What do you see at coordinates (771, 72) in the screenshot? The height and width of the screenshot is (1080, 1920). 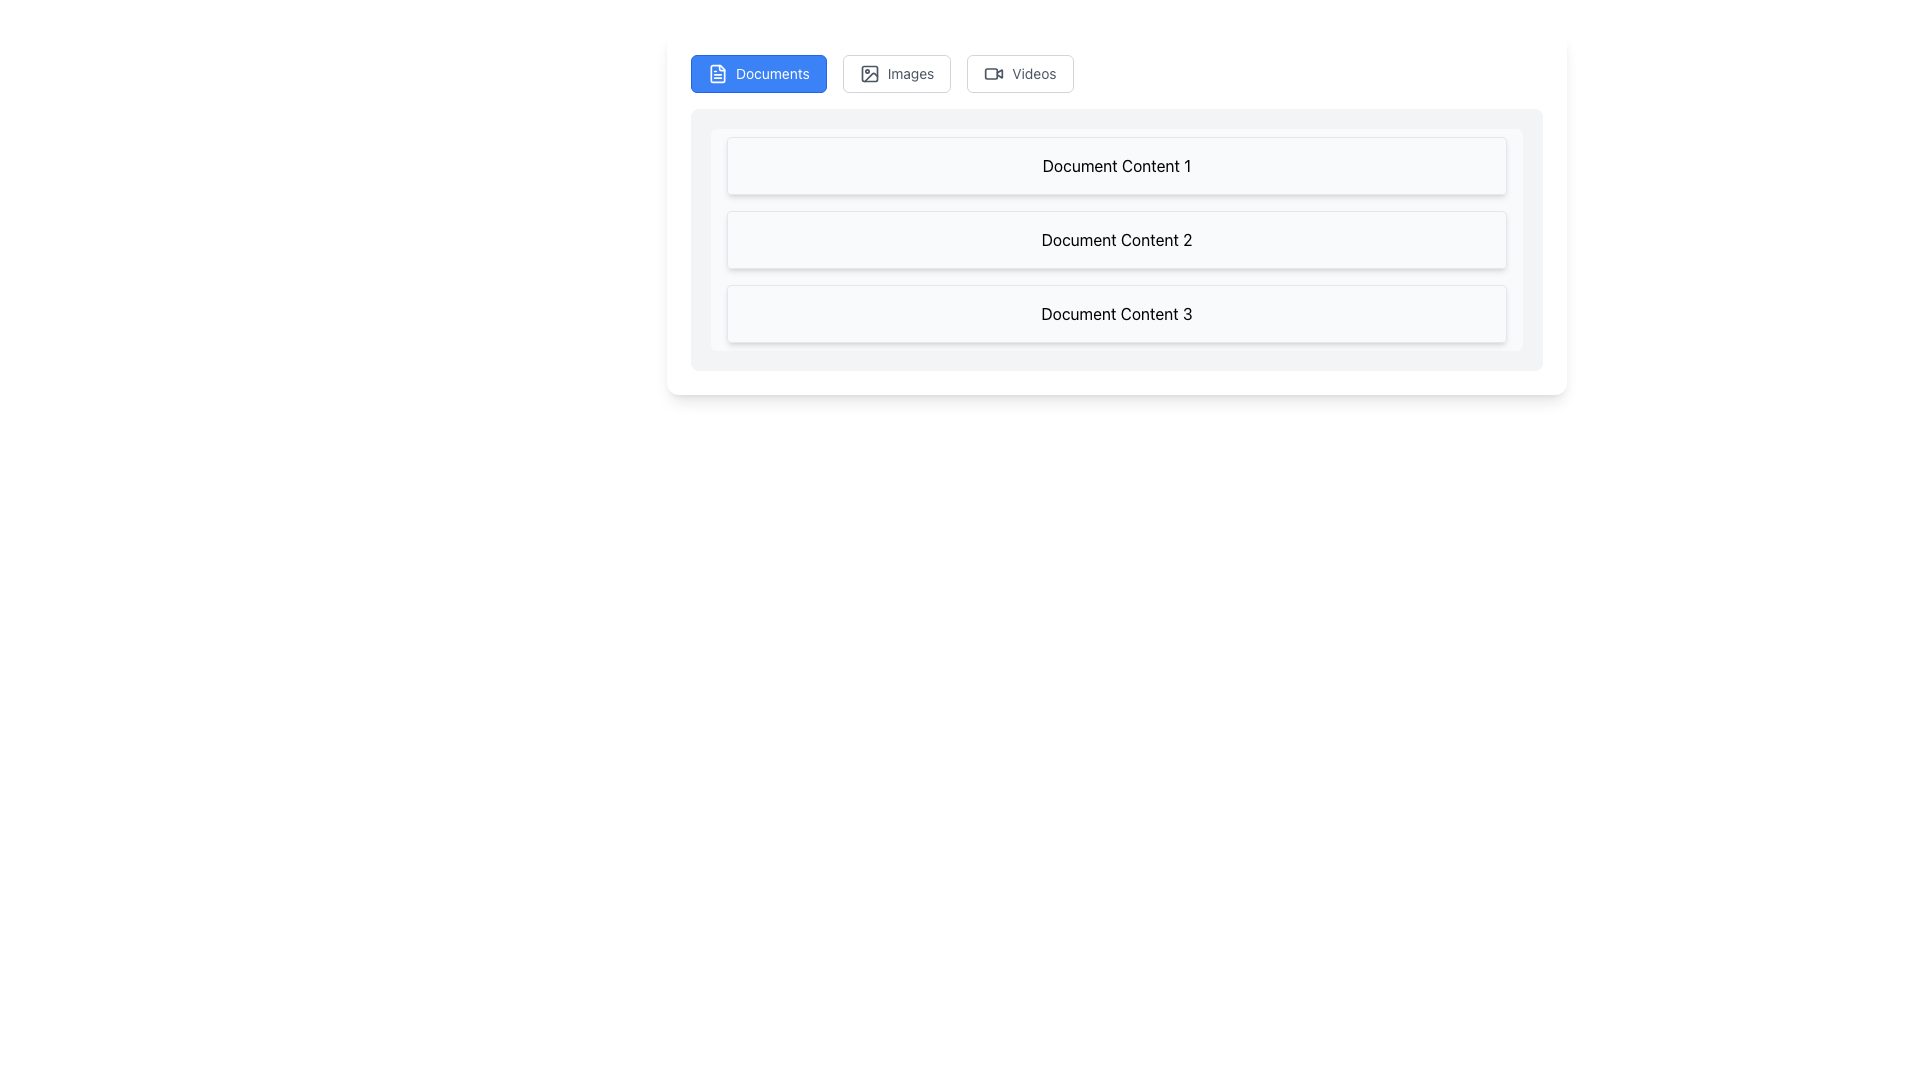 I see `the 'Documents' text label, which is part of a rounded rectangular button with a blue background, located near the upper-left region of the interface` at bounding box center [771, 72].